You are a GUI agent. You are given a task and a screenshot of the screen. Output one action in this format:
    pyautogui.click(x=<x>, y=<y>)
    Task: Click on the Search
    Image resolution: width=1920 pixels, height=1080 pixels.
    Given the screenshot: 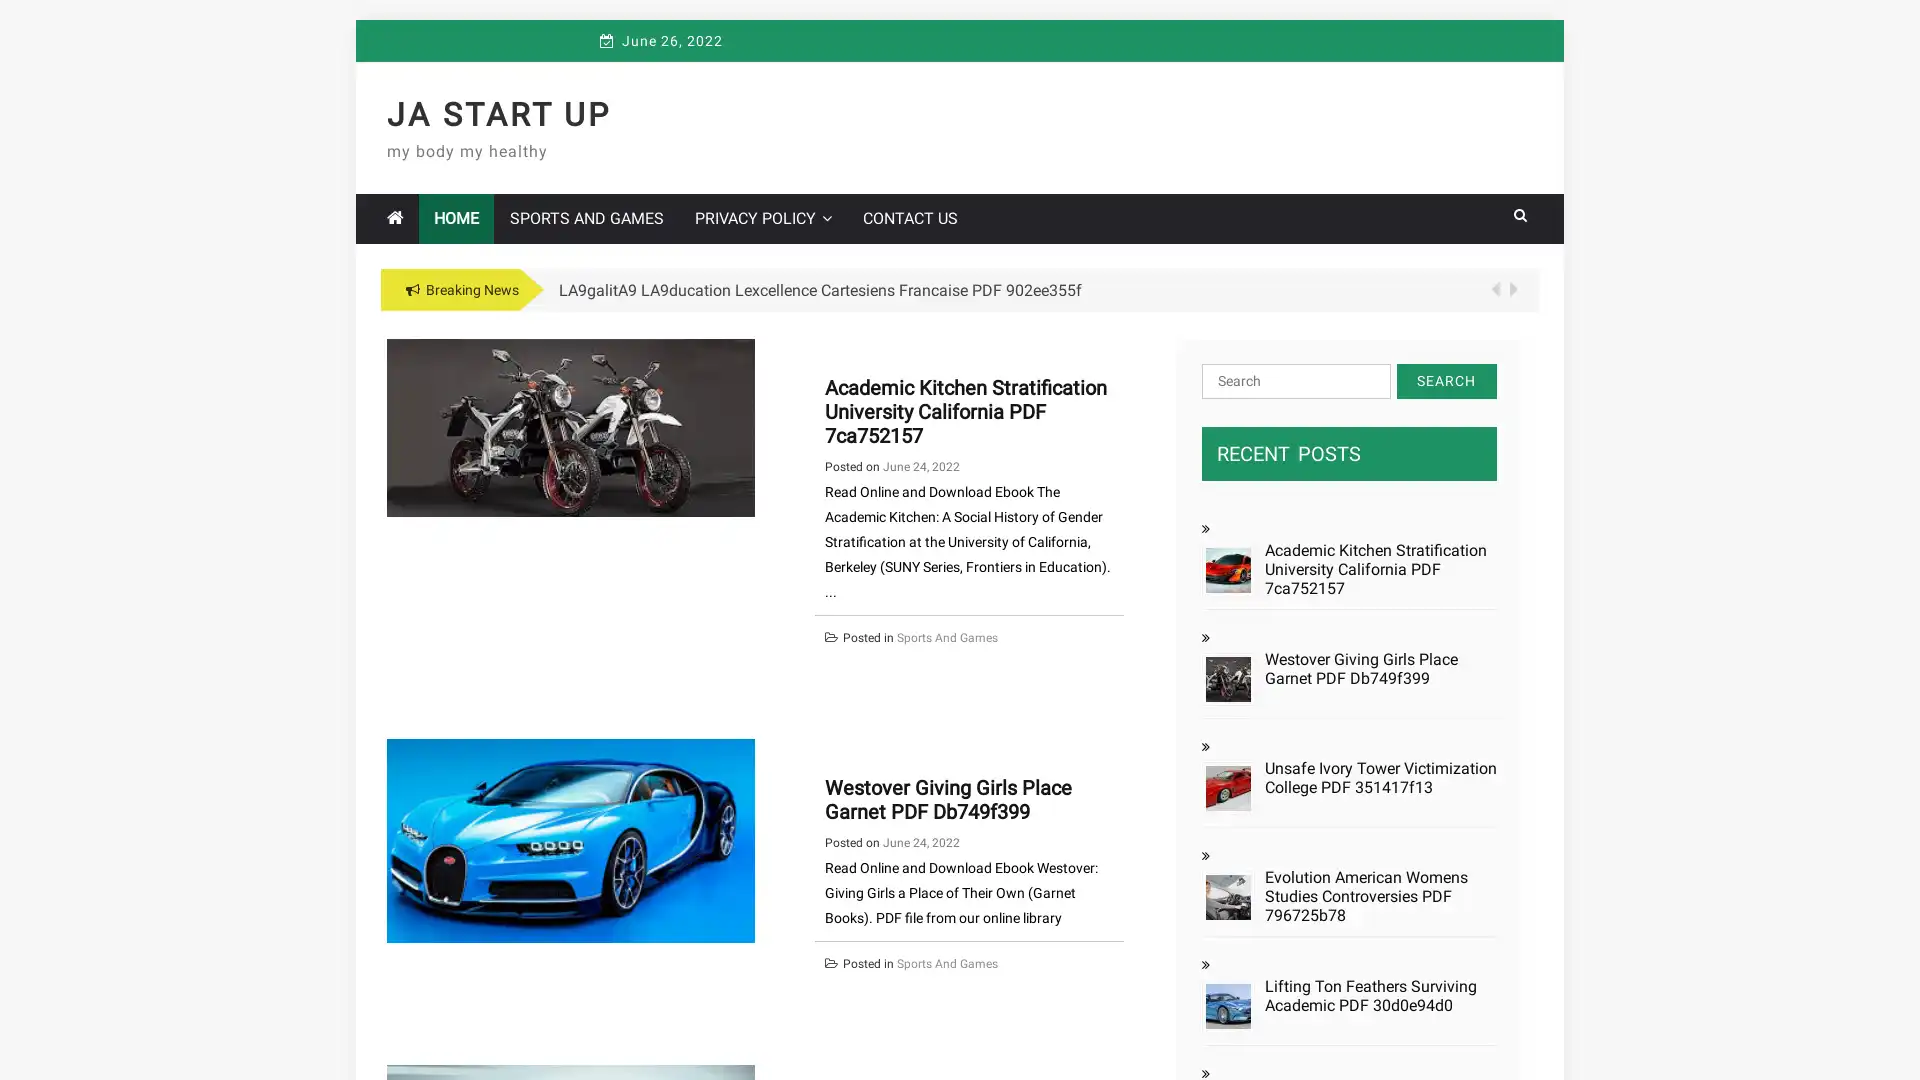 What is the action you would take?
    pyautogui.click(x=1445, y=380)
    